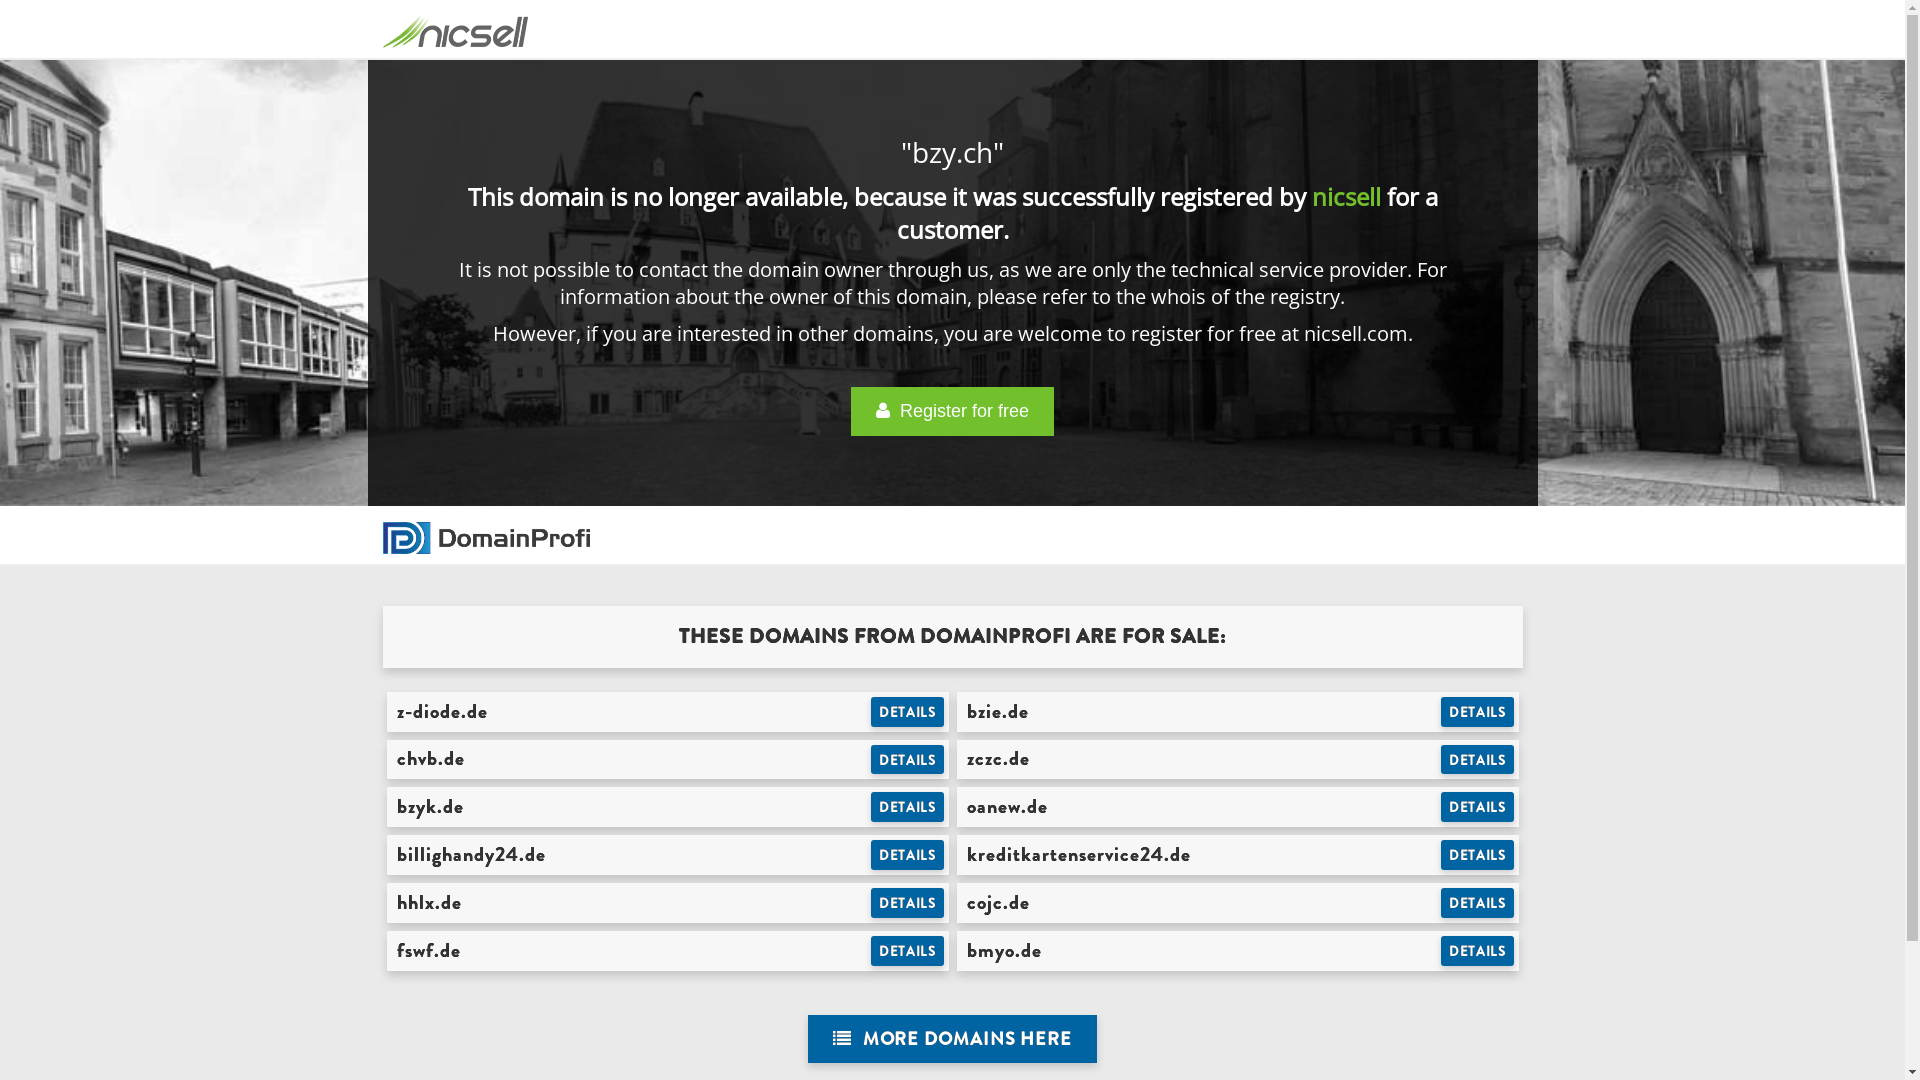 Image resolution: width=1920 pixels, height=1080 pixels. What do you see at coordinates (906, 950) in the screenshot?
I see `'DETAILS'` at bounding box center [906, 950].